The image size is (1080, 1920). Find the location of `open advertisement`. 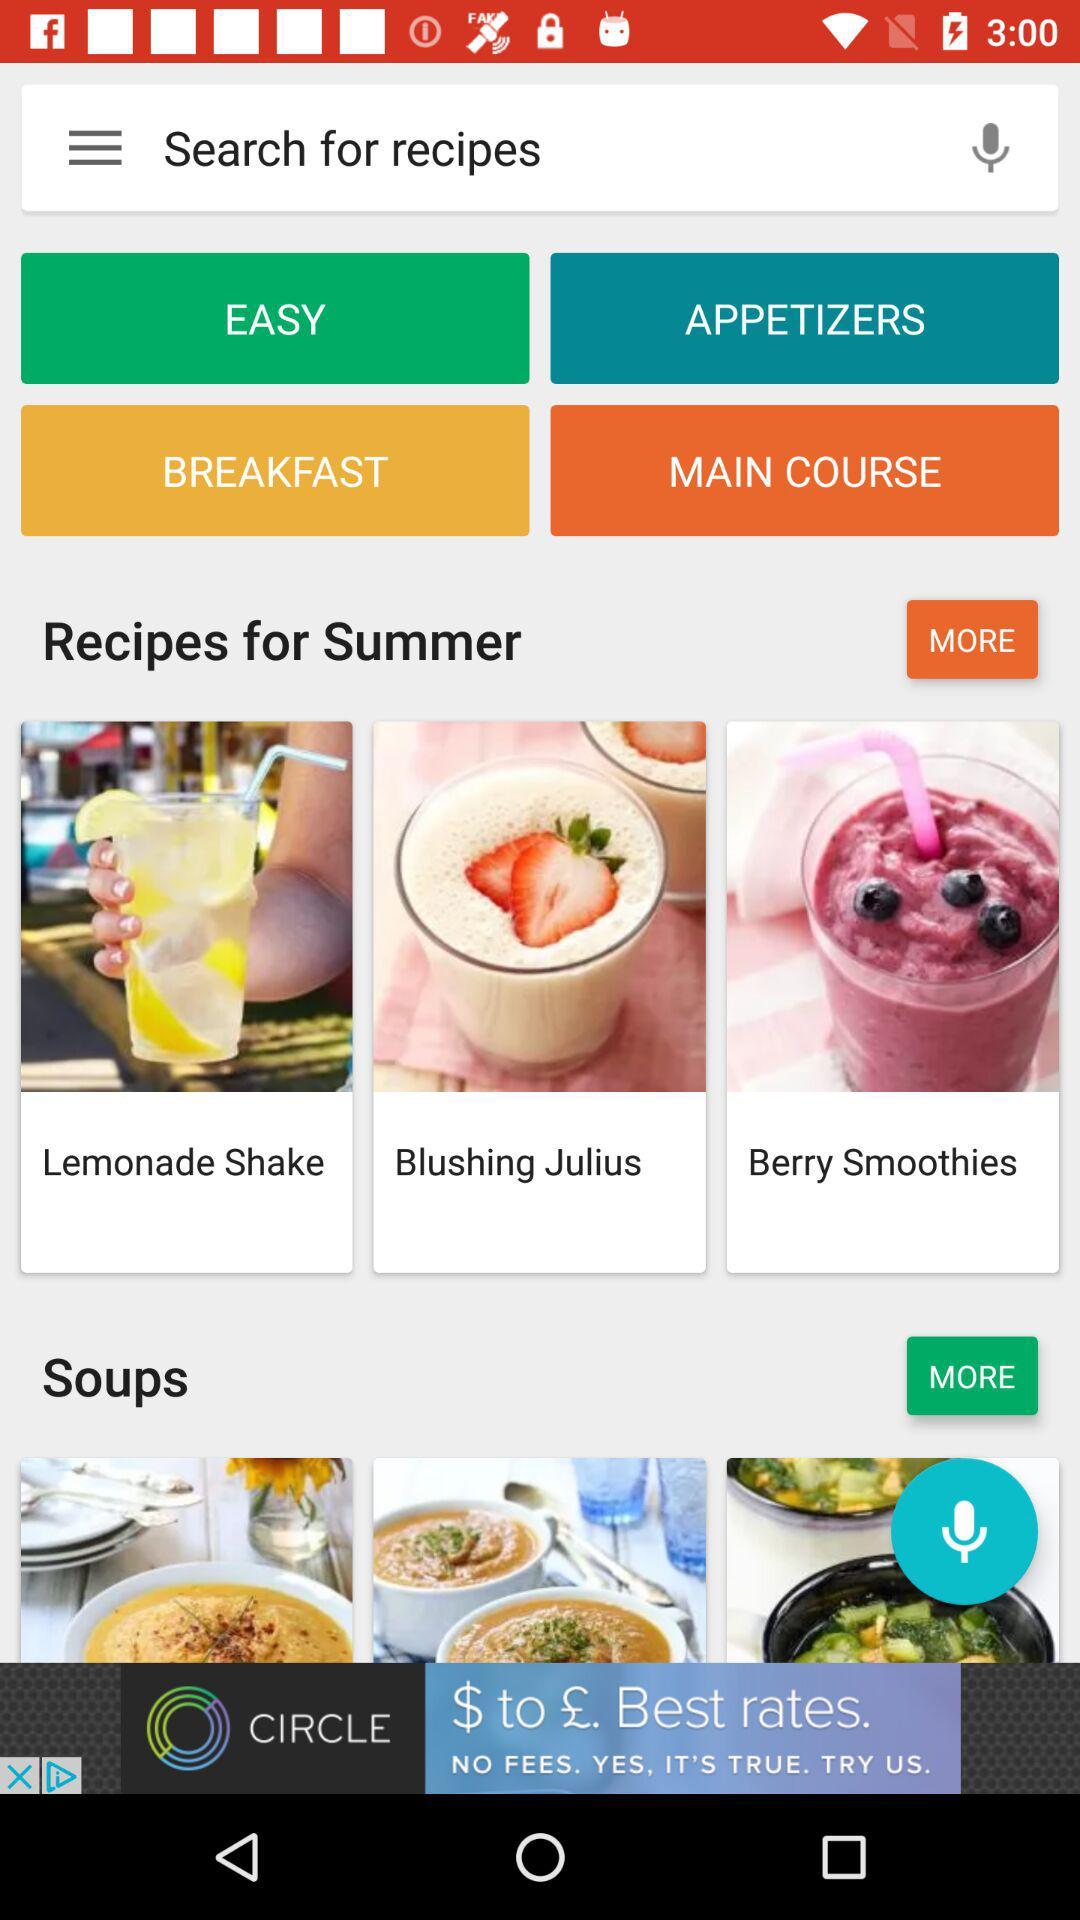

open advertisement is located at coordinates (540, 1727).